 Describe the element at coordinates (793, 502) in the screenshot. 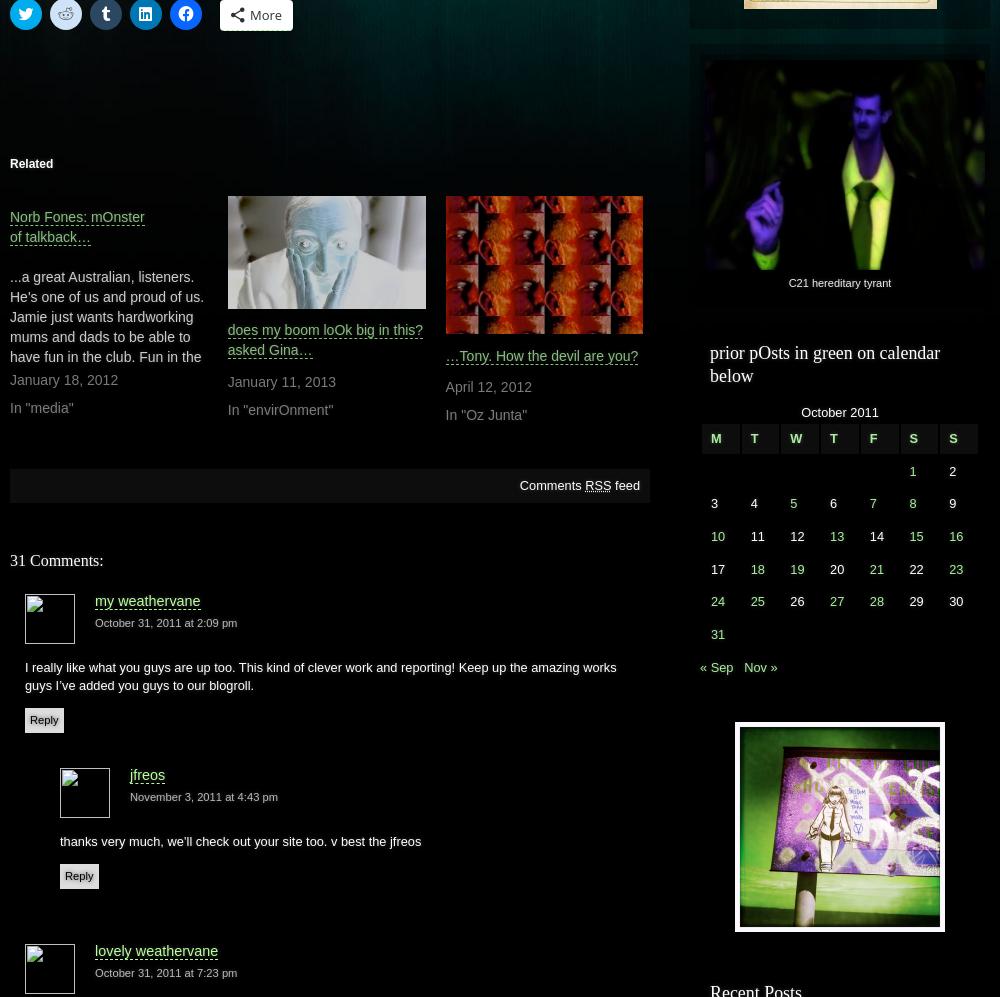

I see `'5'` at that location.